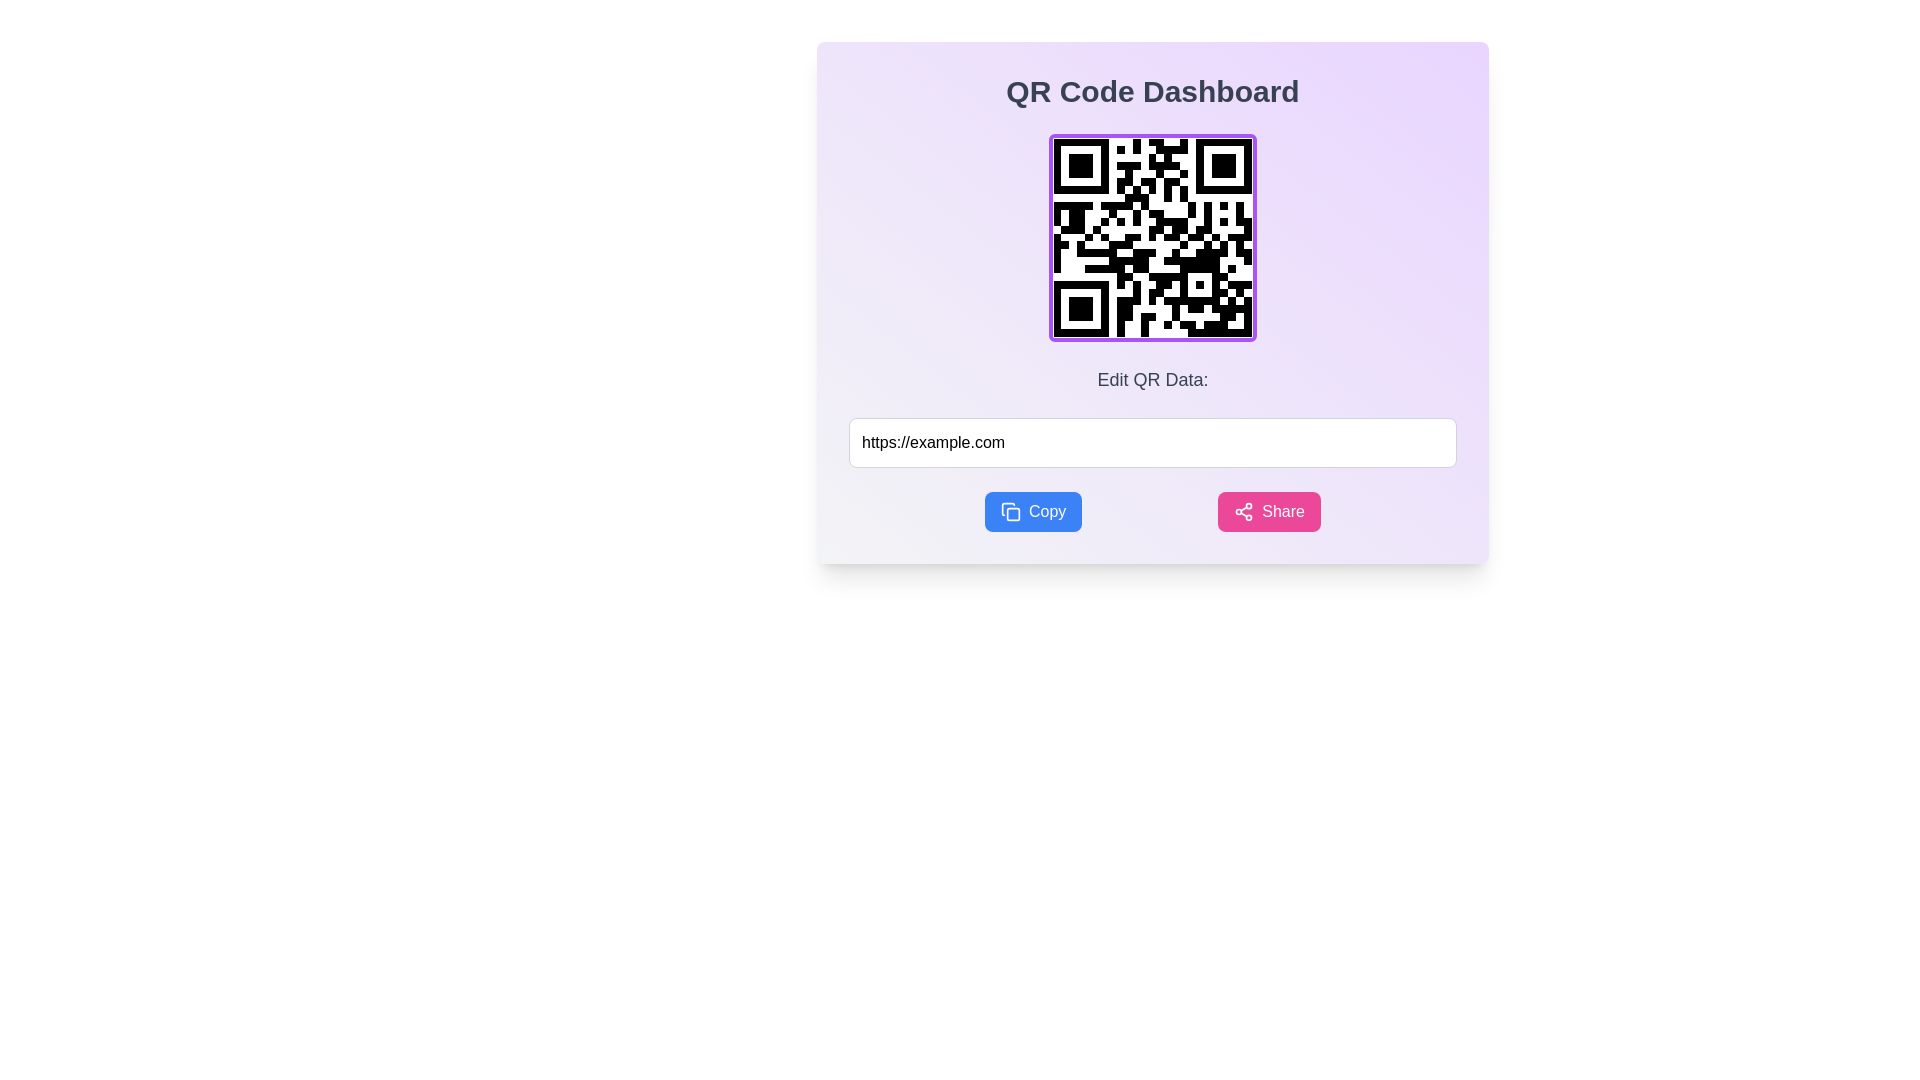 The image size is (1920, 1080). I want to click on the copy icon located inside the blue 'Copy' button, positioned to the left of the button text, at the center of the button, so click(1010, 511).